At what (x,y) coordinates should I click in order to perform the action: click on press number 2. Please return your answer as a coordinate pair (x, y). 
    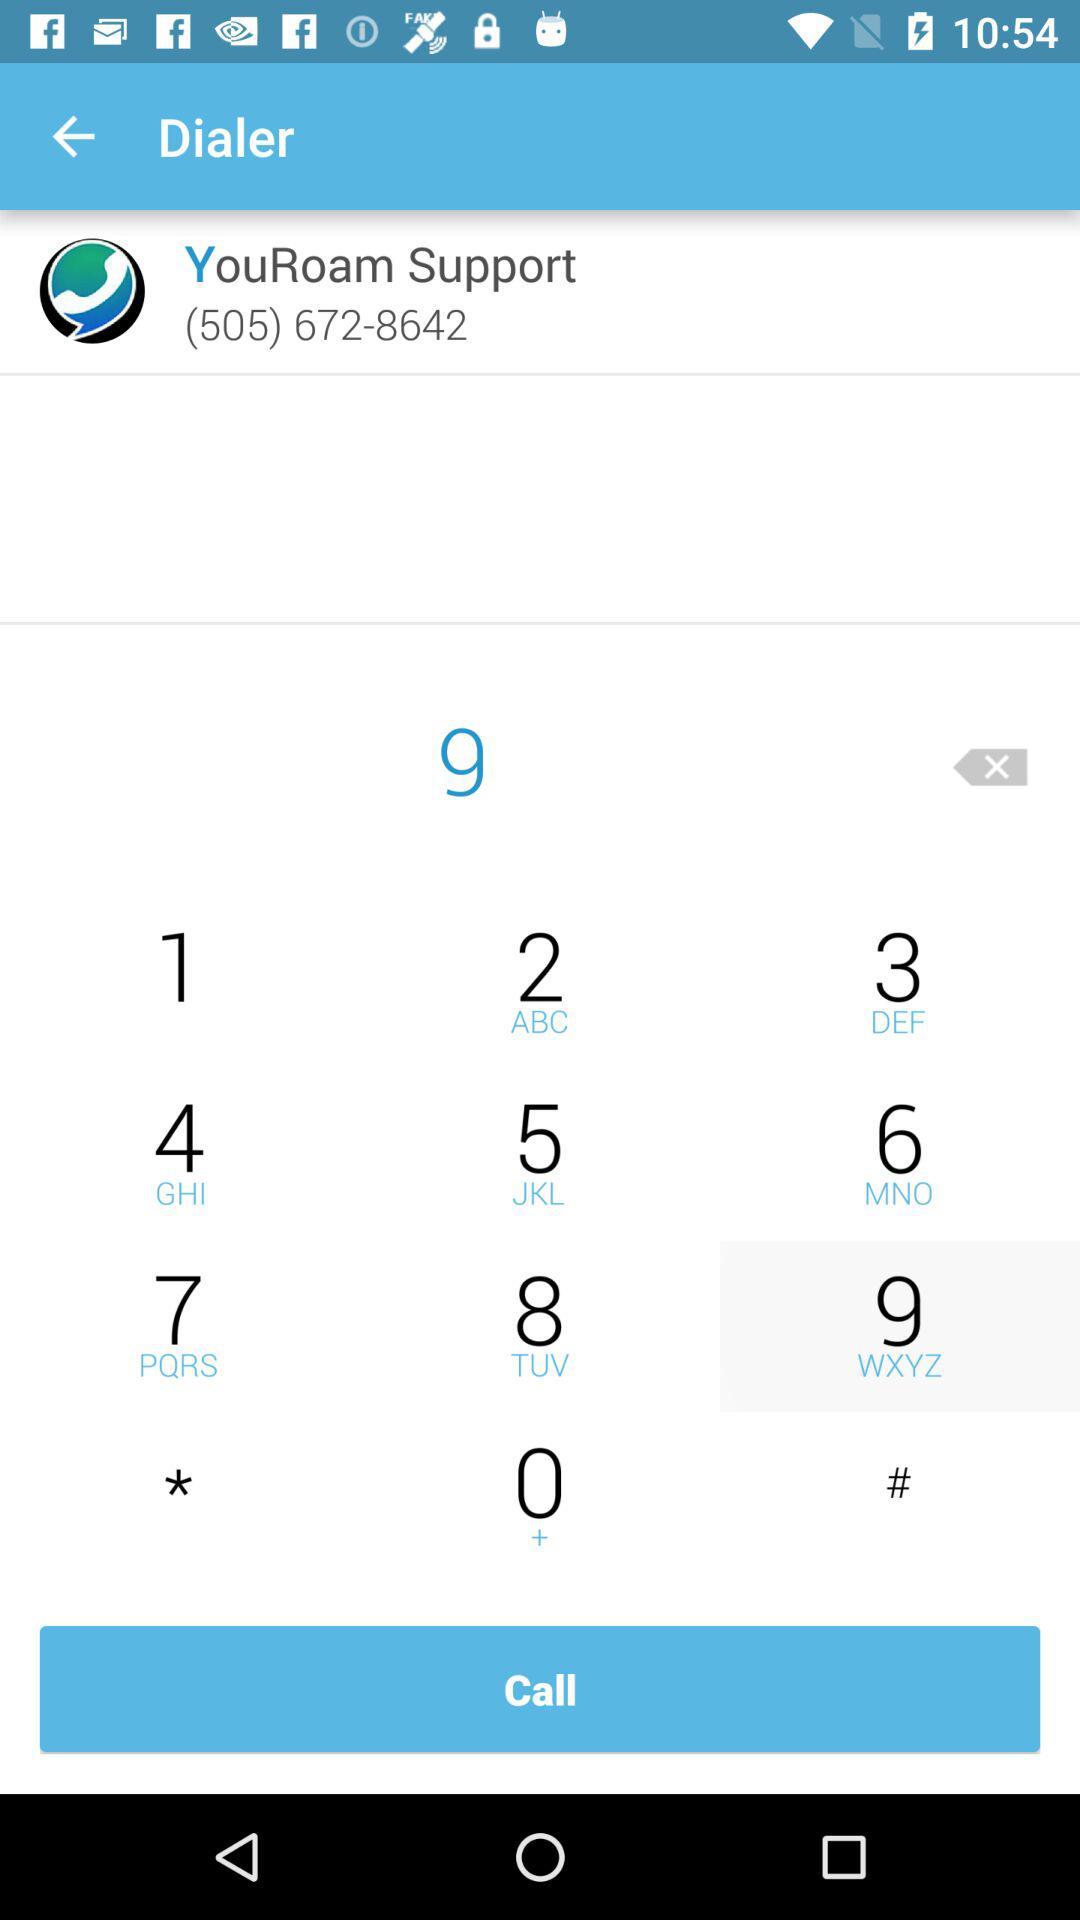
    Looking at the image, I should click on (540, 982).